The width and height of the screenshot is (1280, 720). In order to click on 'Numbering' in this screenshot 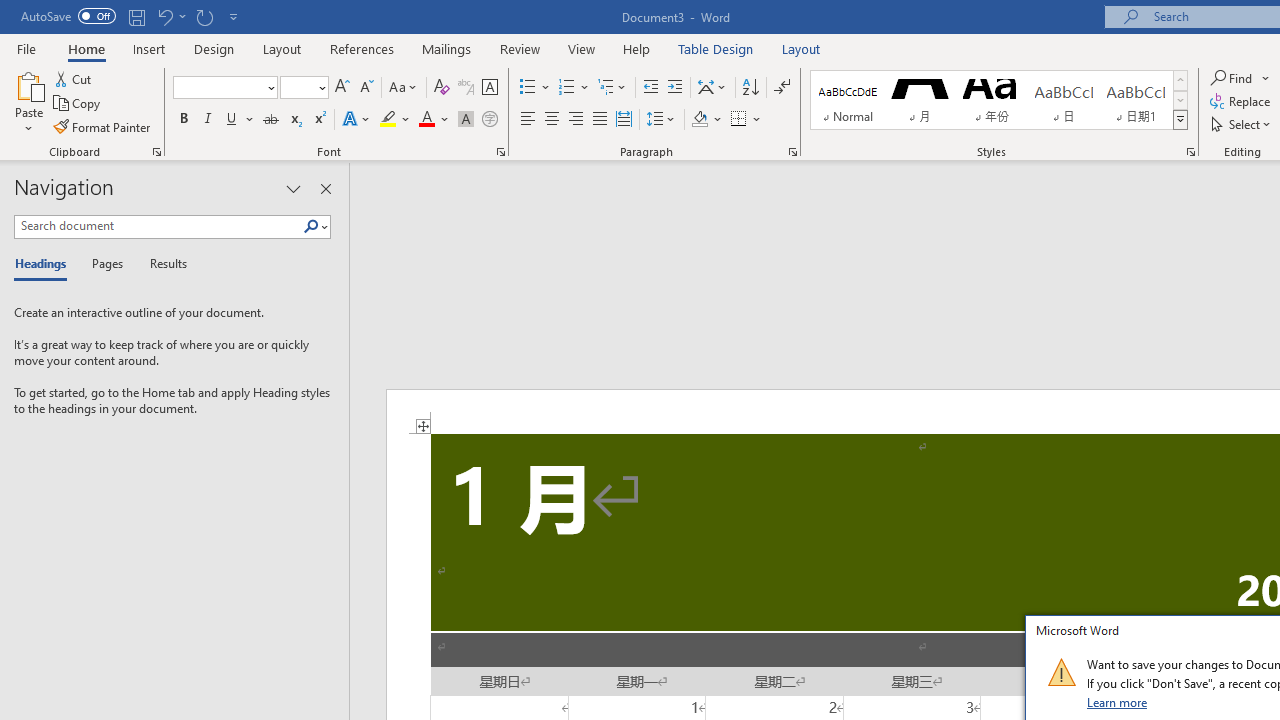, I will do `click(573, 86)`.